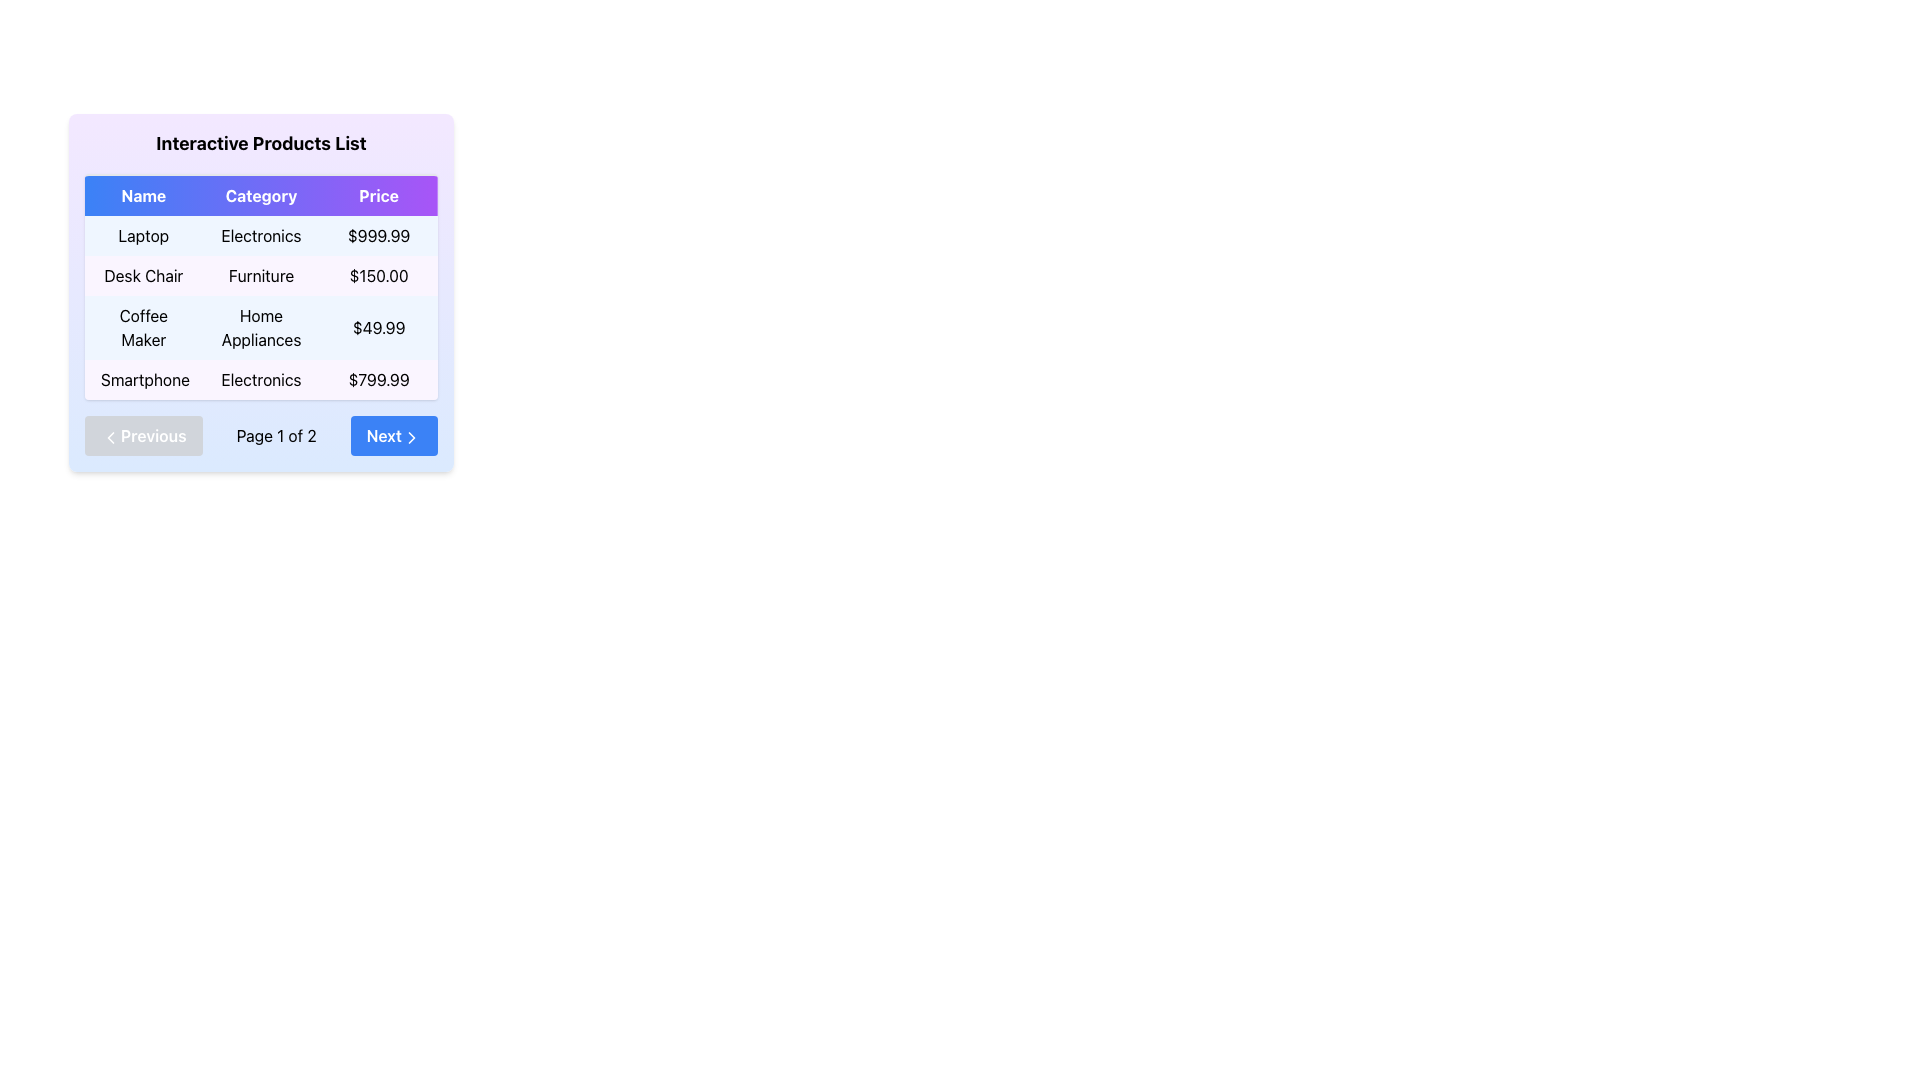  Describe the element at coordinates (275, 434) in the screenshot. I see `the text label displaying 'Page 1 of 2' which is centrally positioned in the pagination bar between the 'Previous' and 'Next' buttons` at that location.